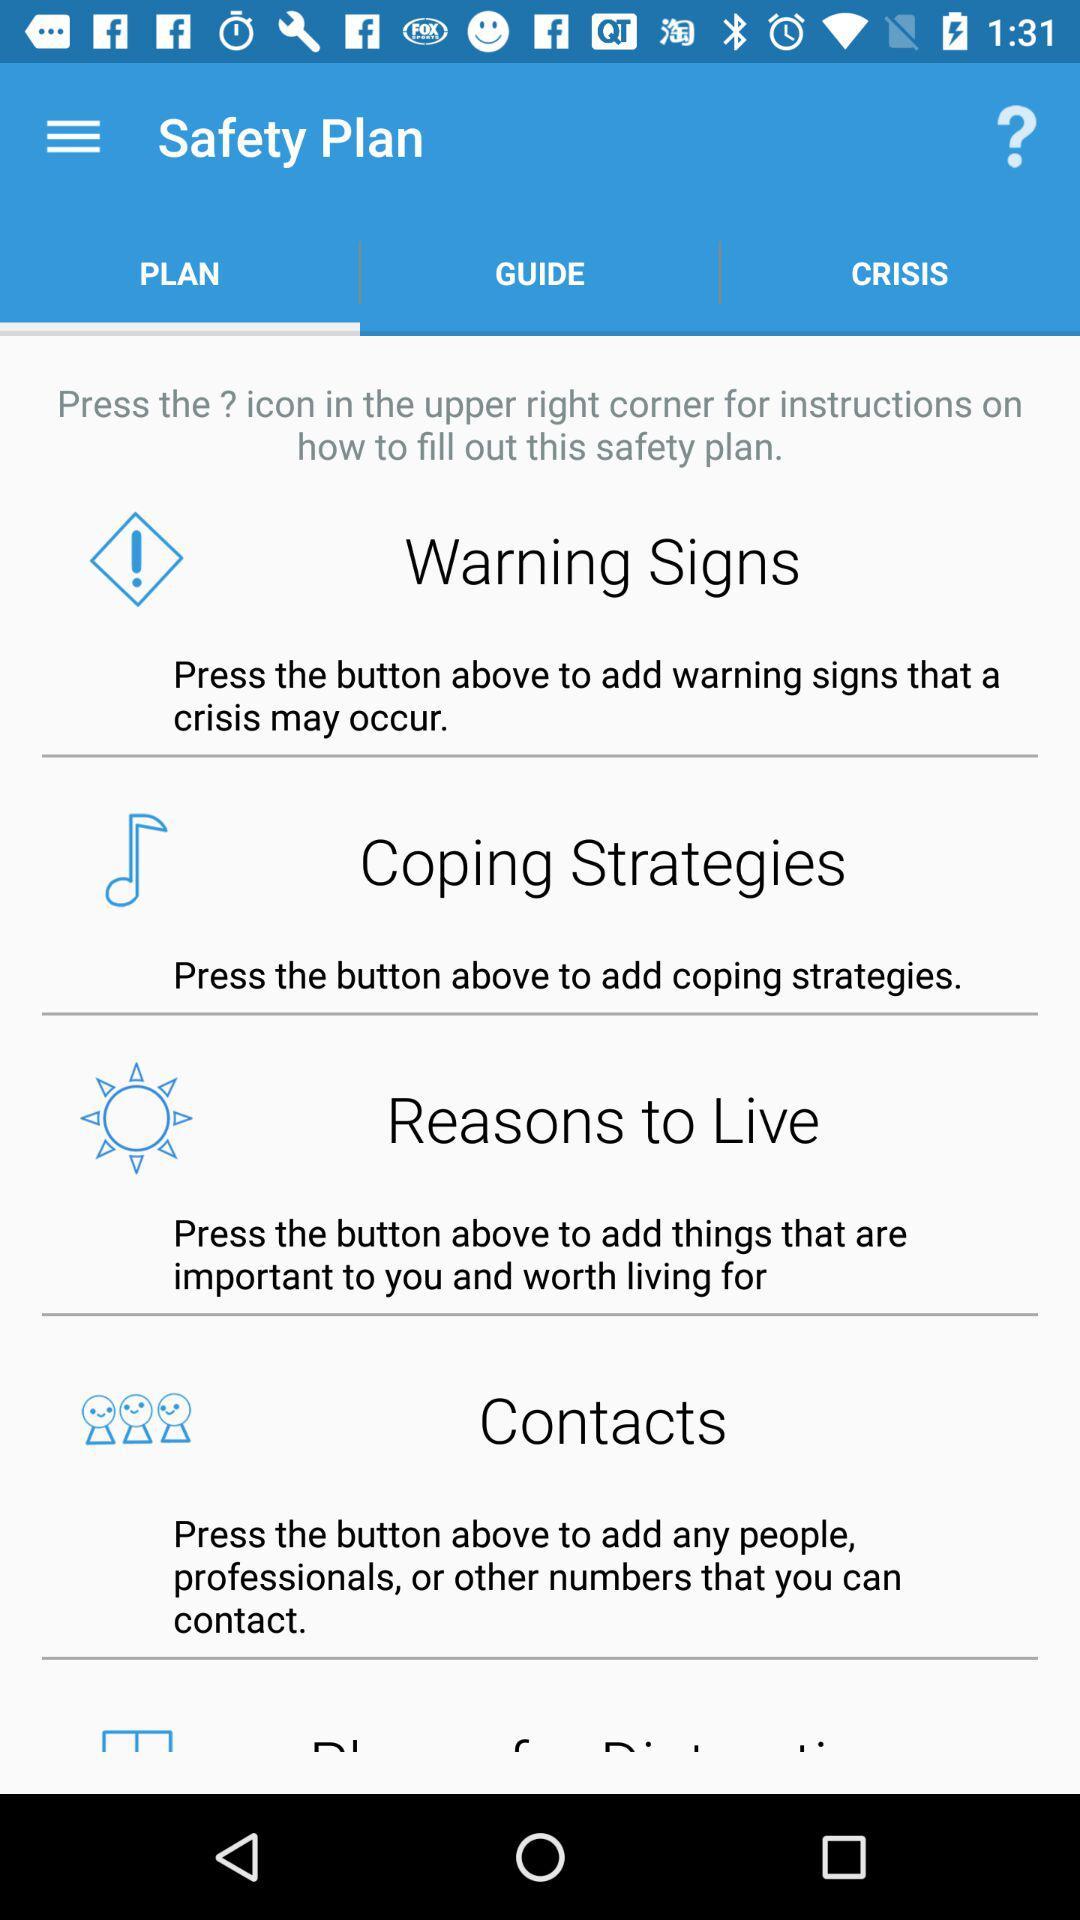 Image resolution: width=1080 pixels, height=1920 pixels. I want to click on the app above press the button, so click(540, 1418).